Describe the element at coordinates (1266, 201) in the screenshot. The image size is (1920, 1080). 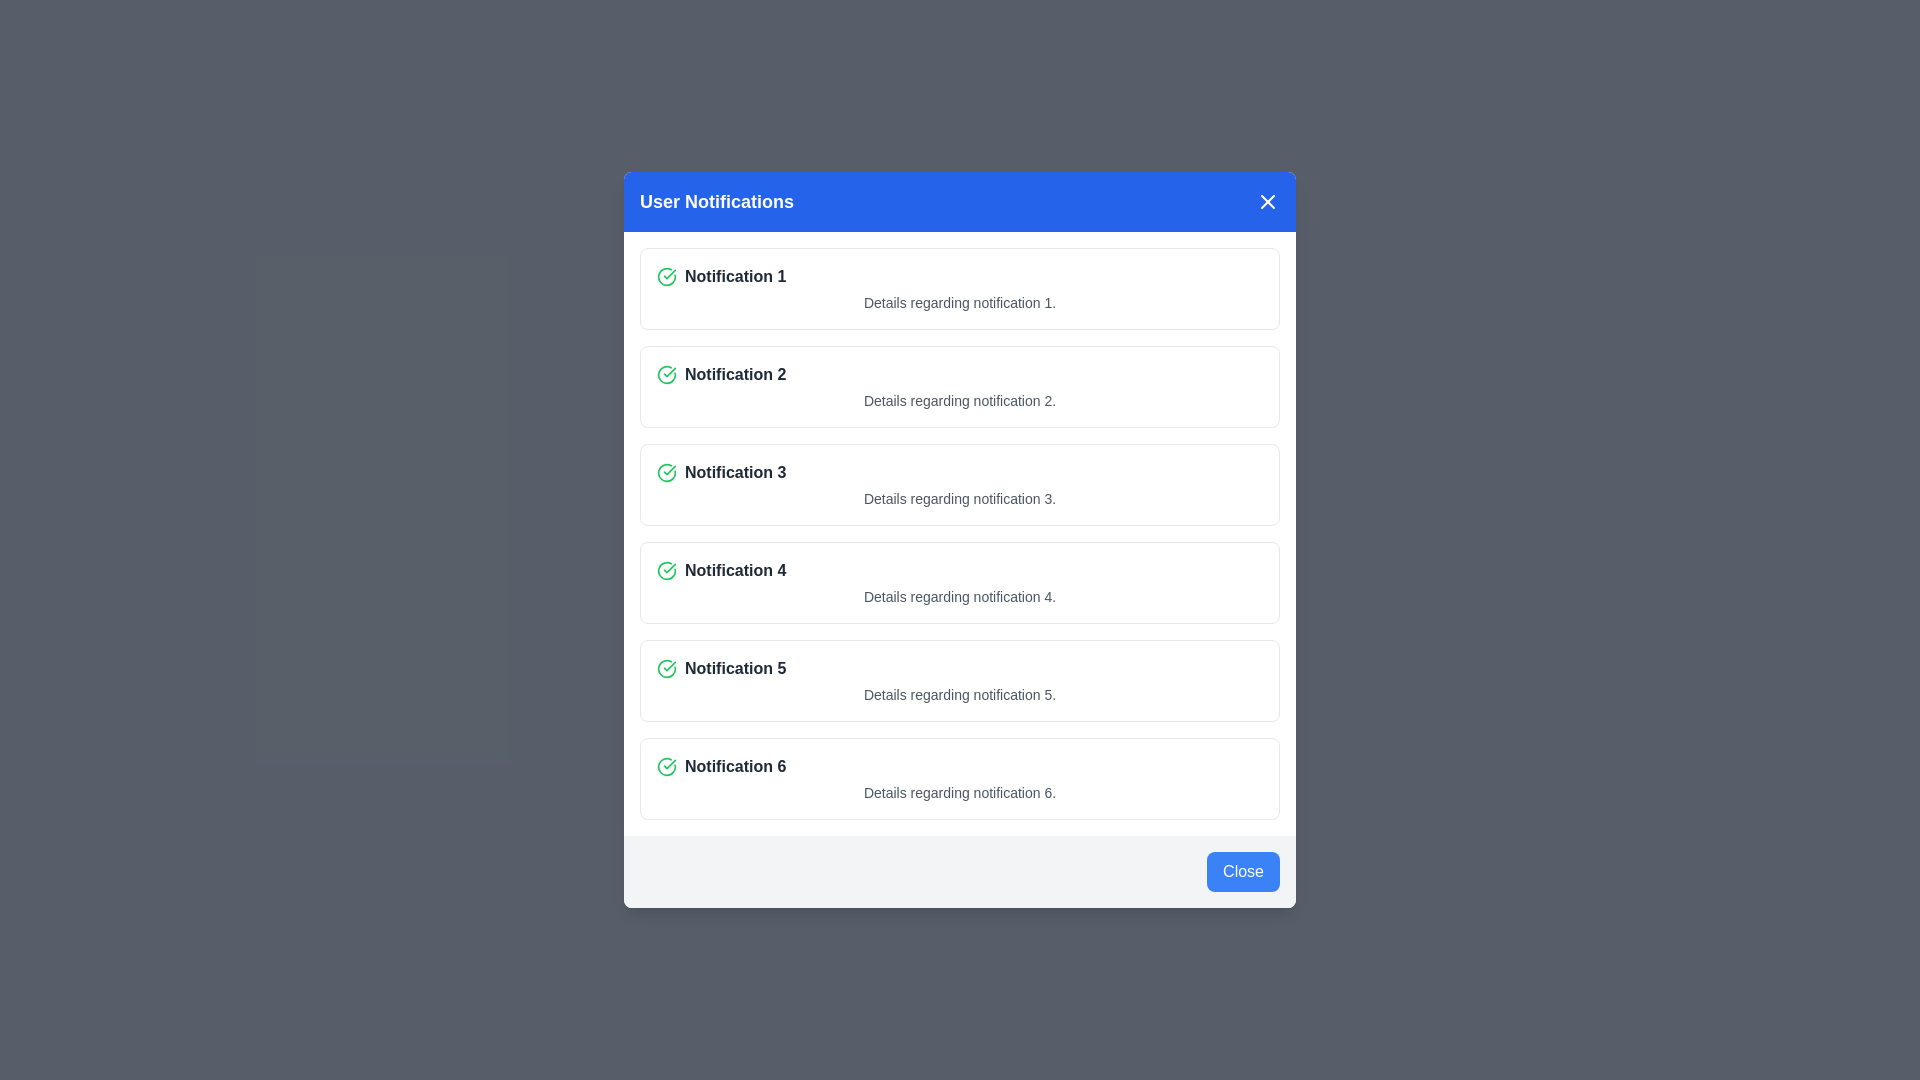
I see `the close button in the header to close the dialog` at that location.